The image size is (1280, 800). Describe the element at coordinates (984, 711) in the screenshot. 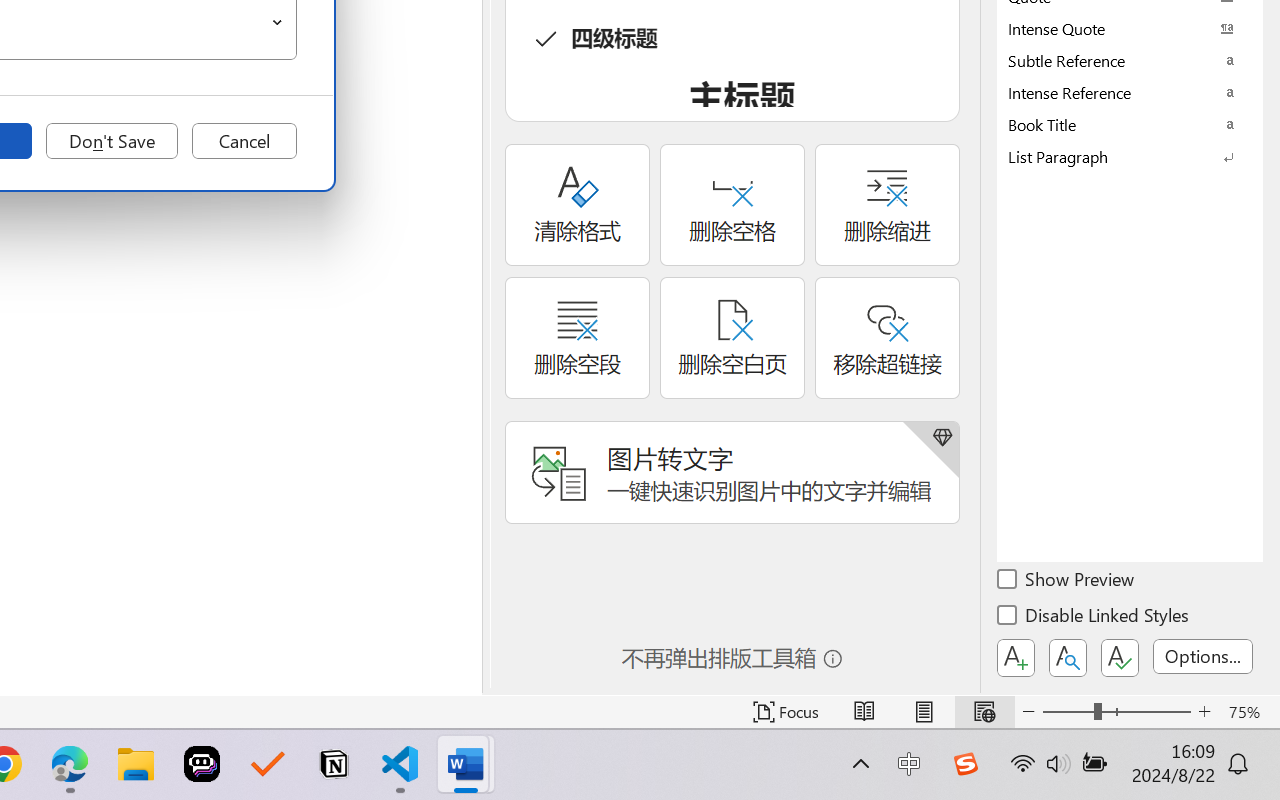

I see `'Web Layout'` at that location.